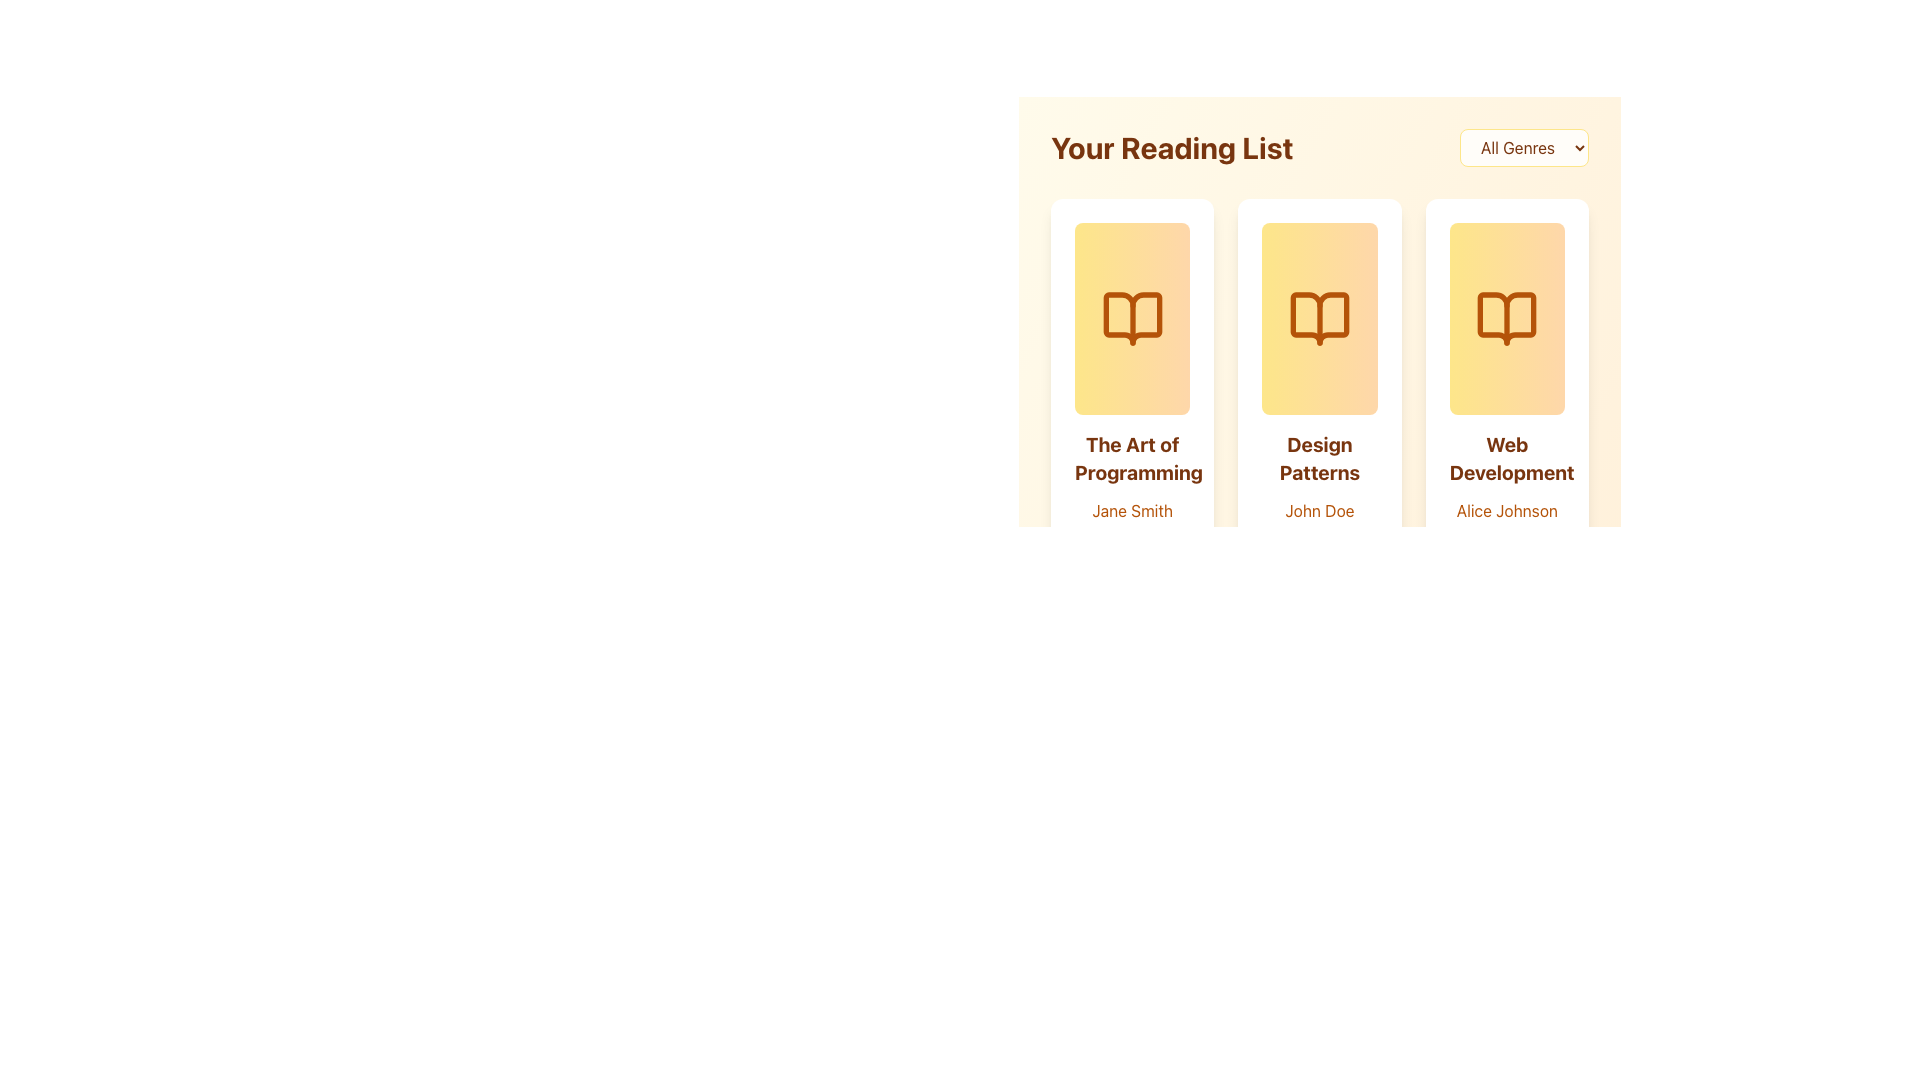 The width and height of the screenshot is (1920, 1080). I want to click on anywhere inside the third card in the 'Your Reading List' section, titled 'Web Development' by 'Alice Johnson', so click(1507, 318).